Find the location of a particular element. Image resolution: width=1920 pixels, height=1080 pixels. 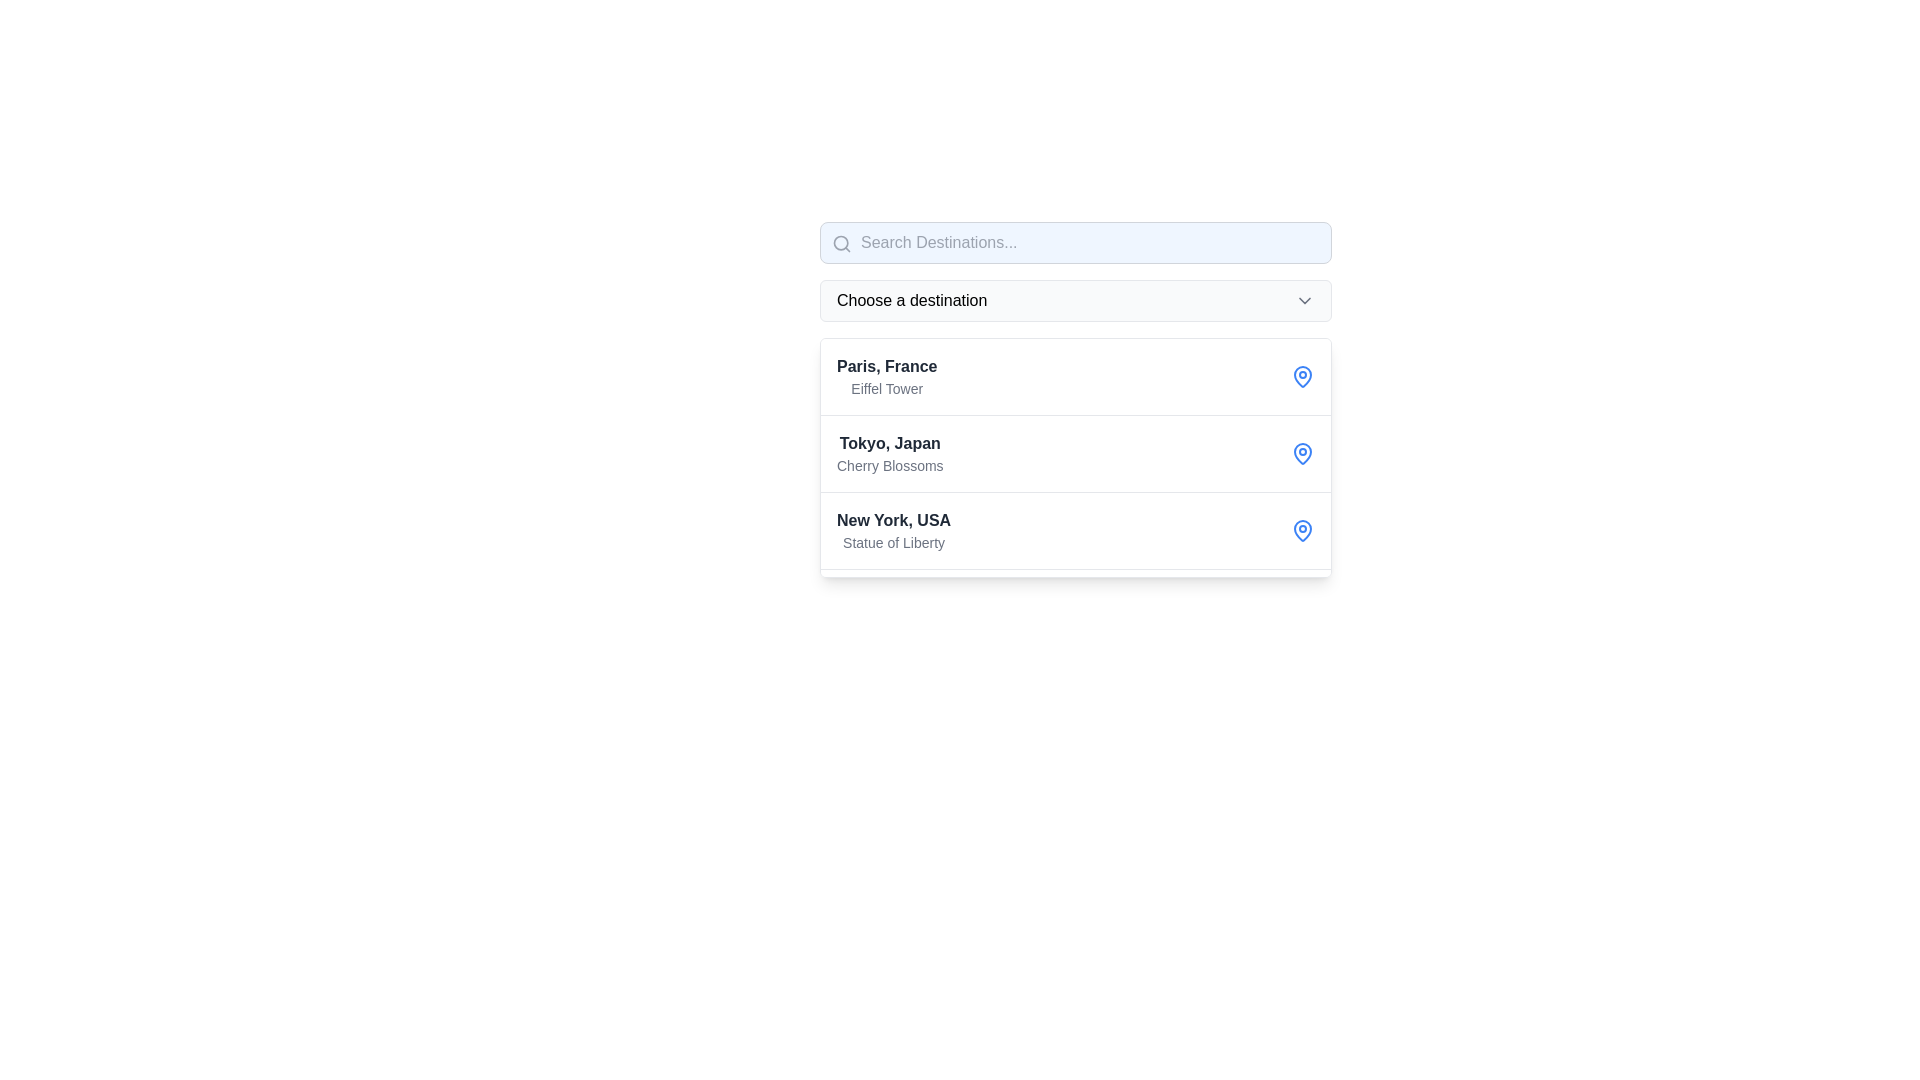

the bold text label reading 'Tokyo, Japan', which is styled in dark gray and positioned at the top of its group in the list of destinations is located at coordinates (889, 442).